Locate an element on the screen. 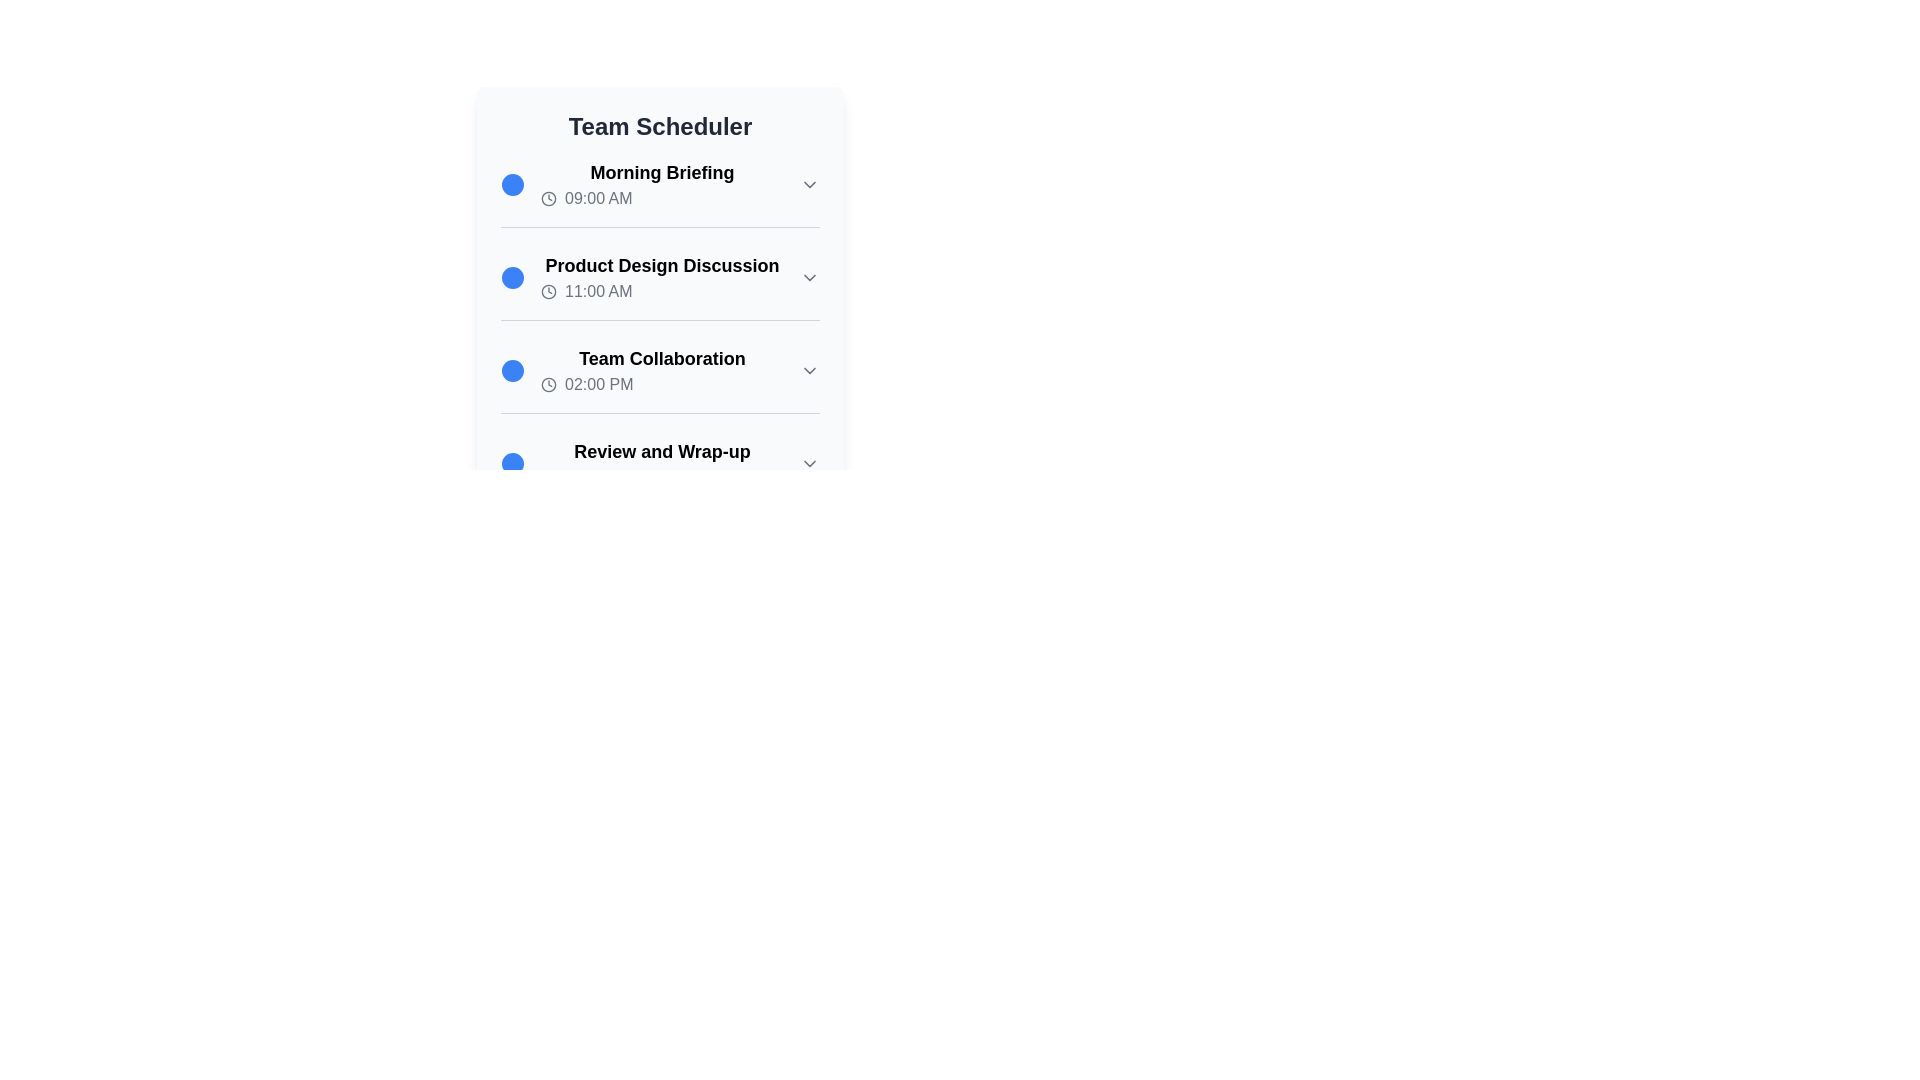  the dropdown of the second list item in the 'Team Scheduler' section is located at coordinates (660, 277).